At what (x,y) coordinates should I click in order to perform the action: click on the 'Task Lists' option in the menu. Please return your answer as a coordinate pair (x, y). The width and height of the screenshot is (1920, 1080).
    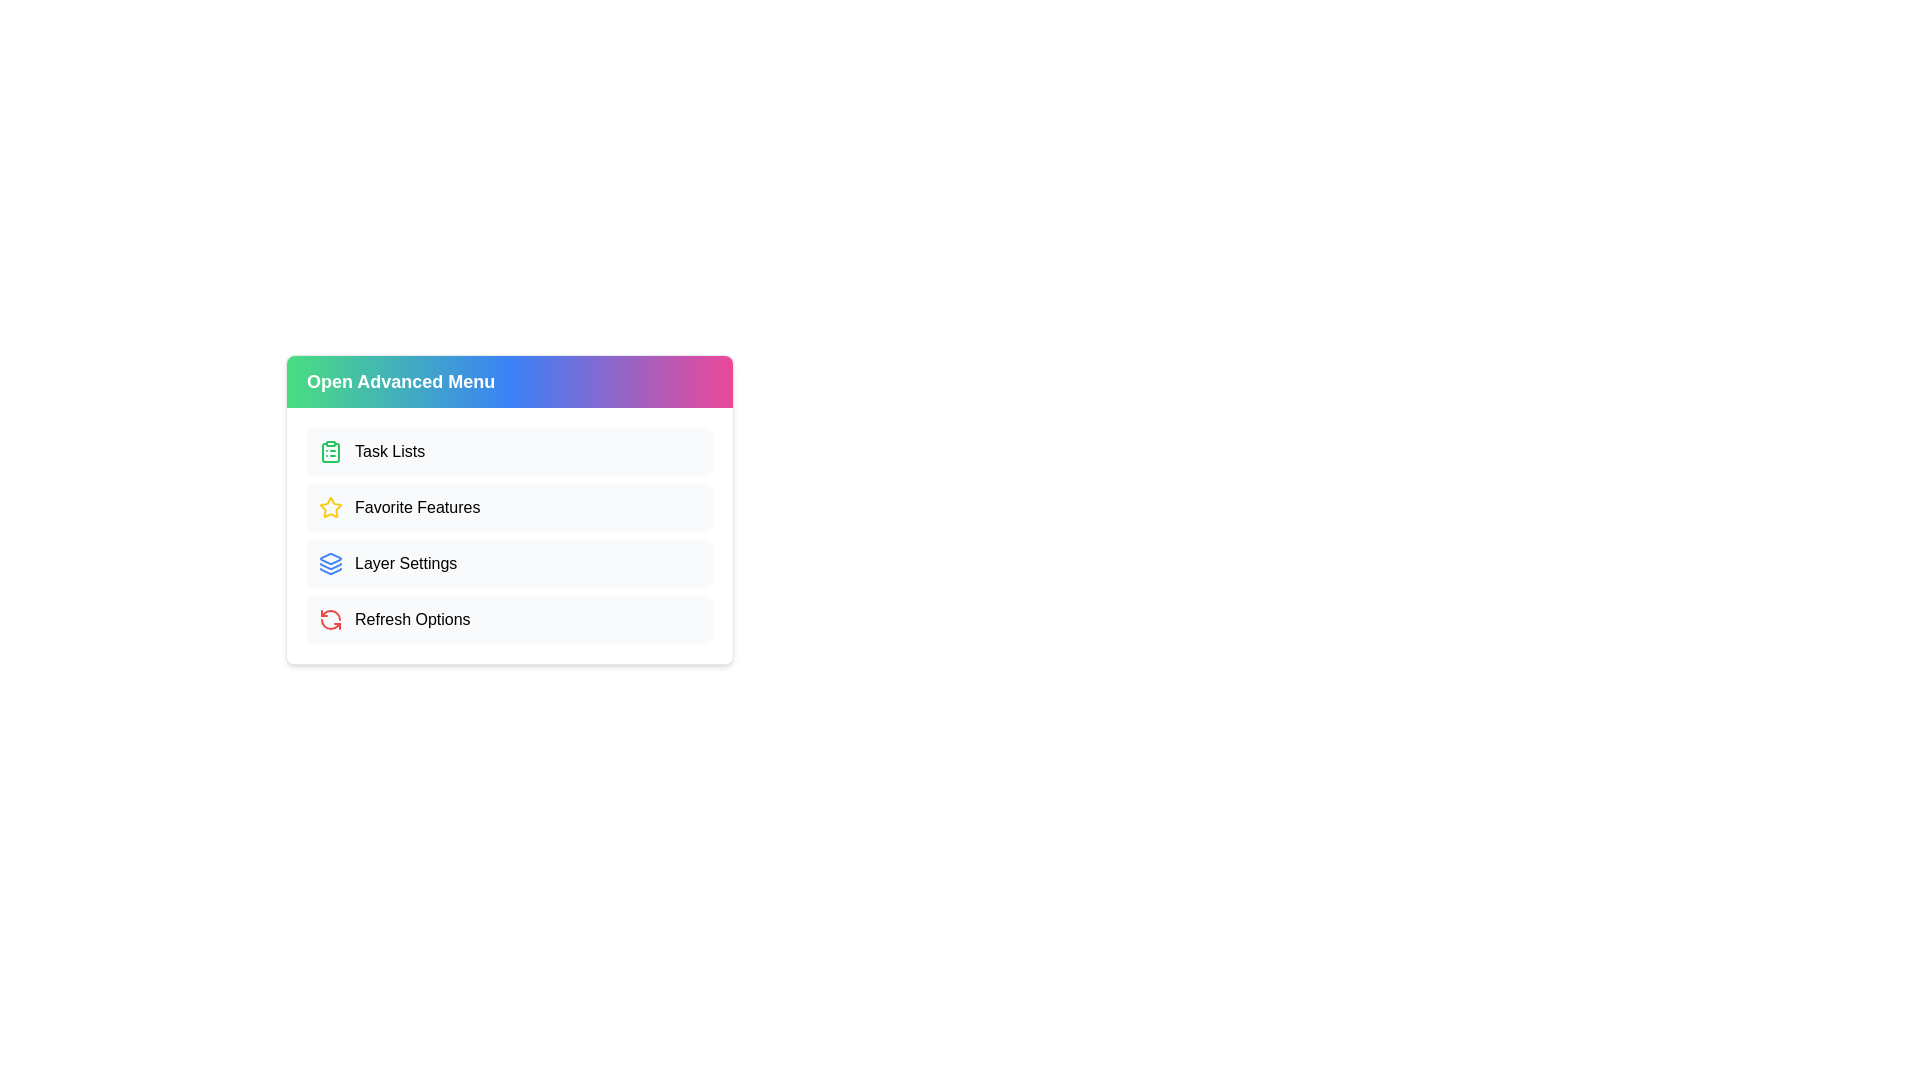
    Looking at the image, I should click on (509, 451).